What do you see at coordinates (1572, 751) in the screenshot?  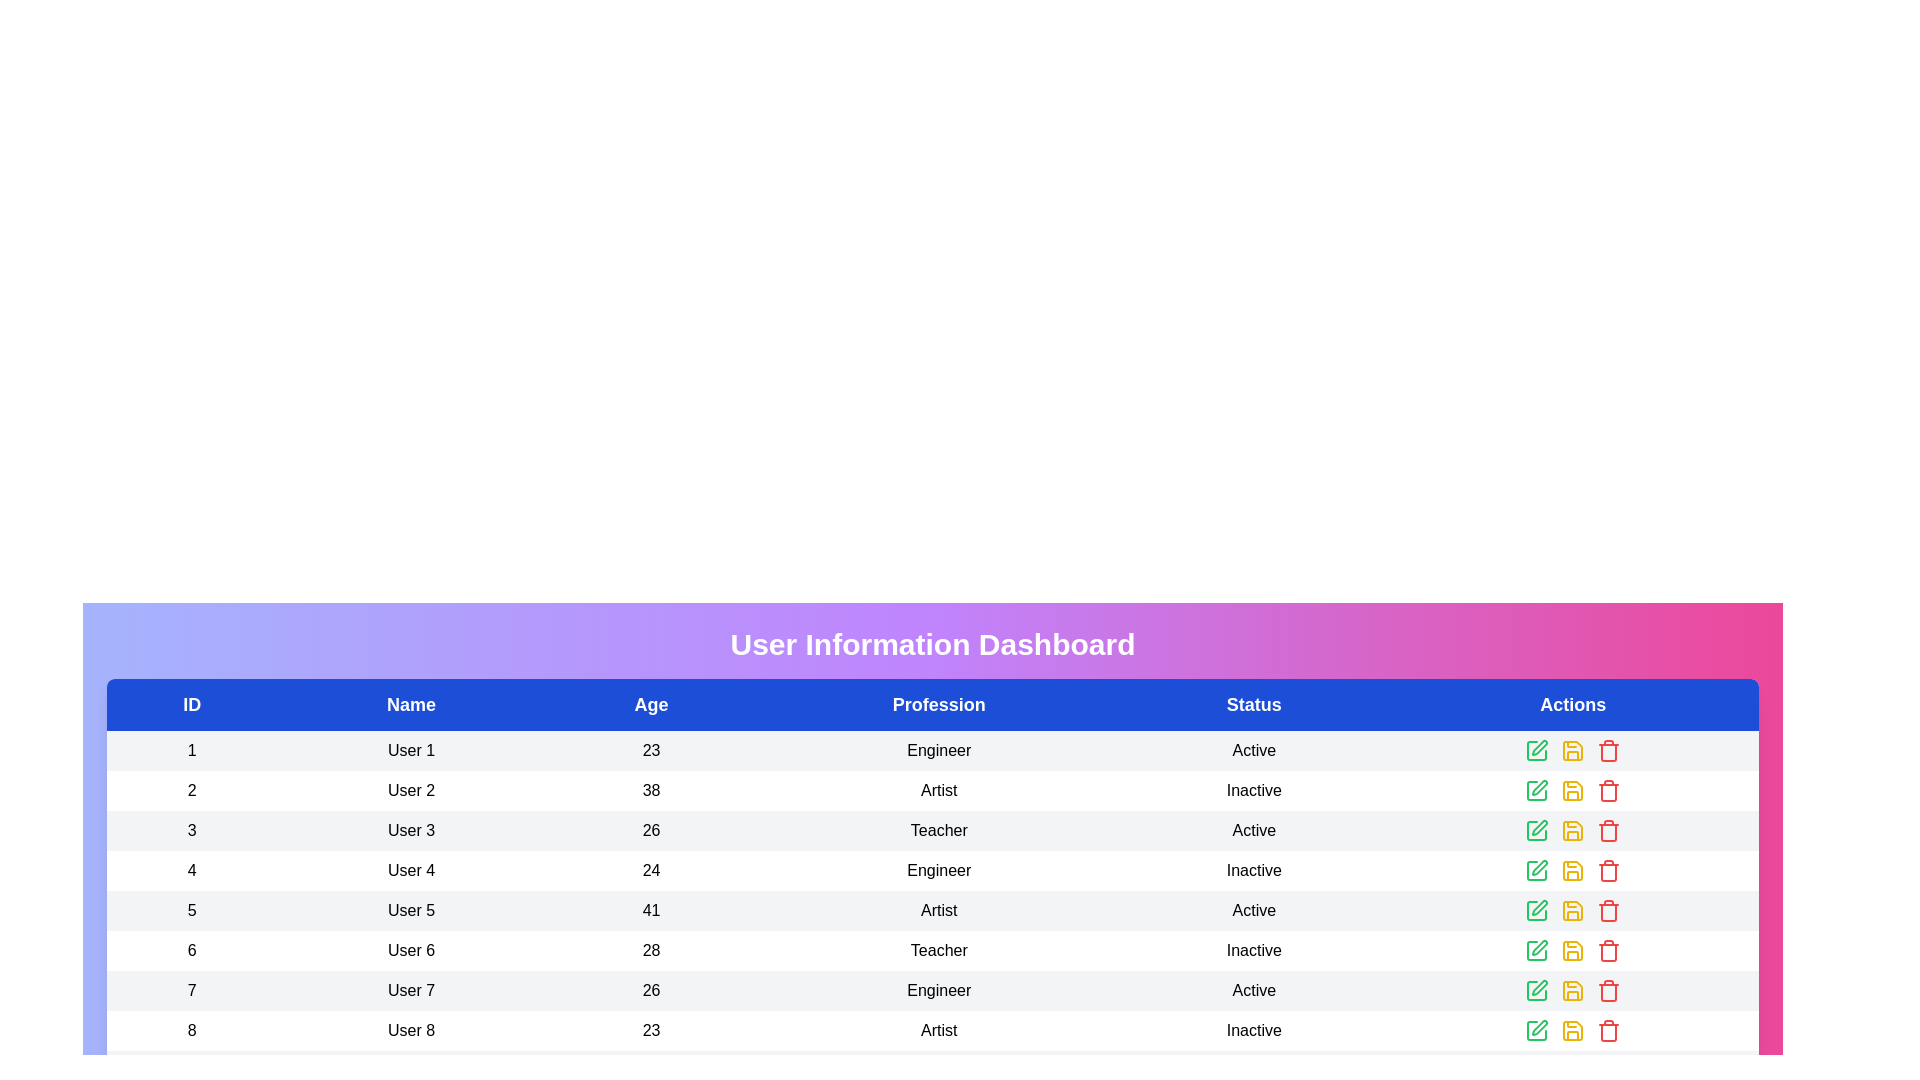 I see `the save icon in the row corresponding to User 1` at bounding box center [1572, 751].